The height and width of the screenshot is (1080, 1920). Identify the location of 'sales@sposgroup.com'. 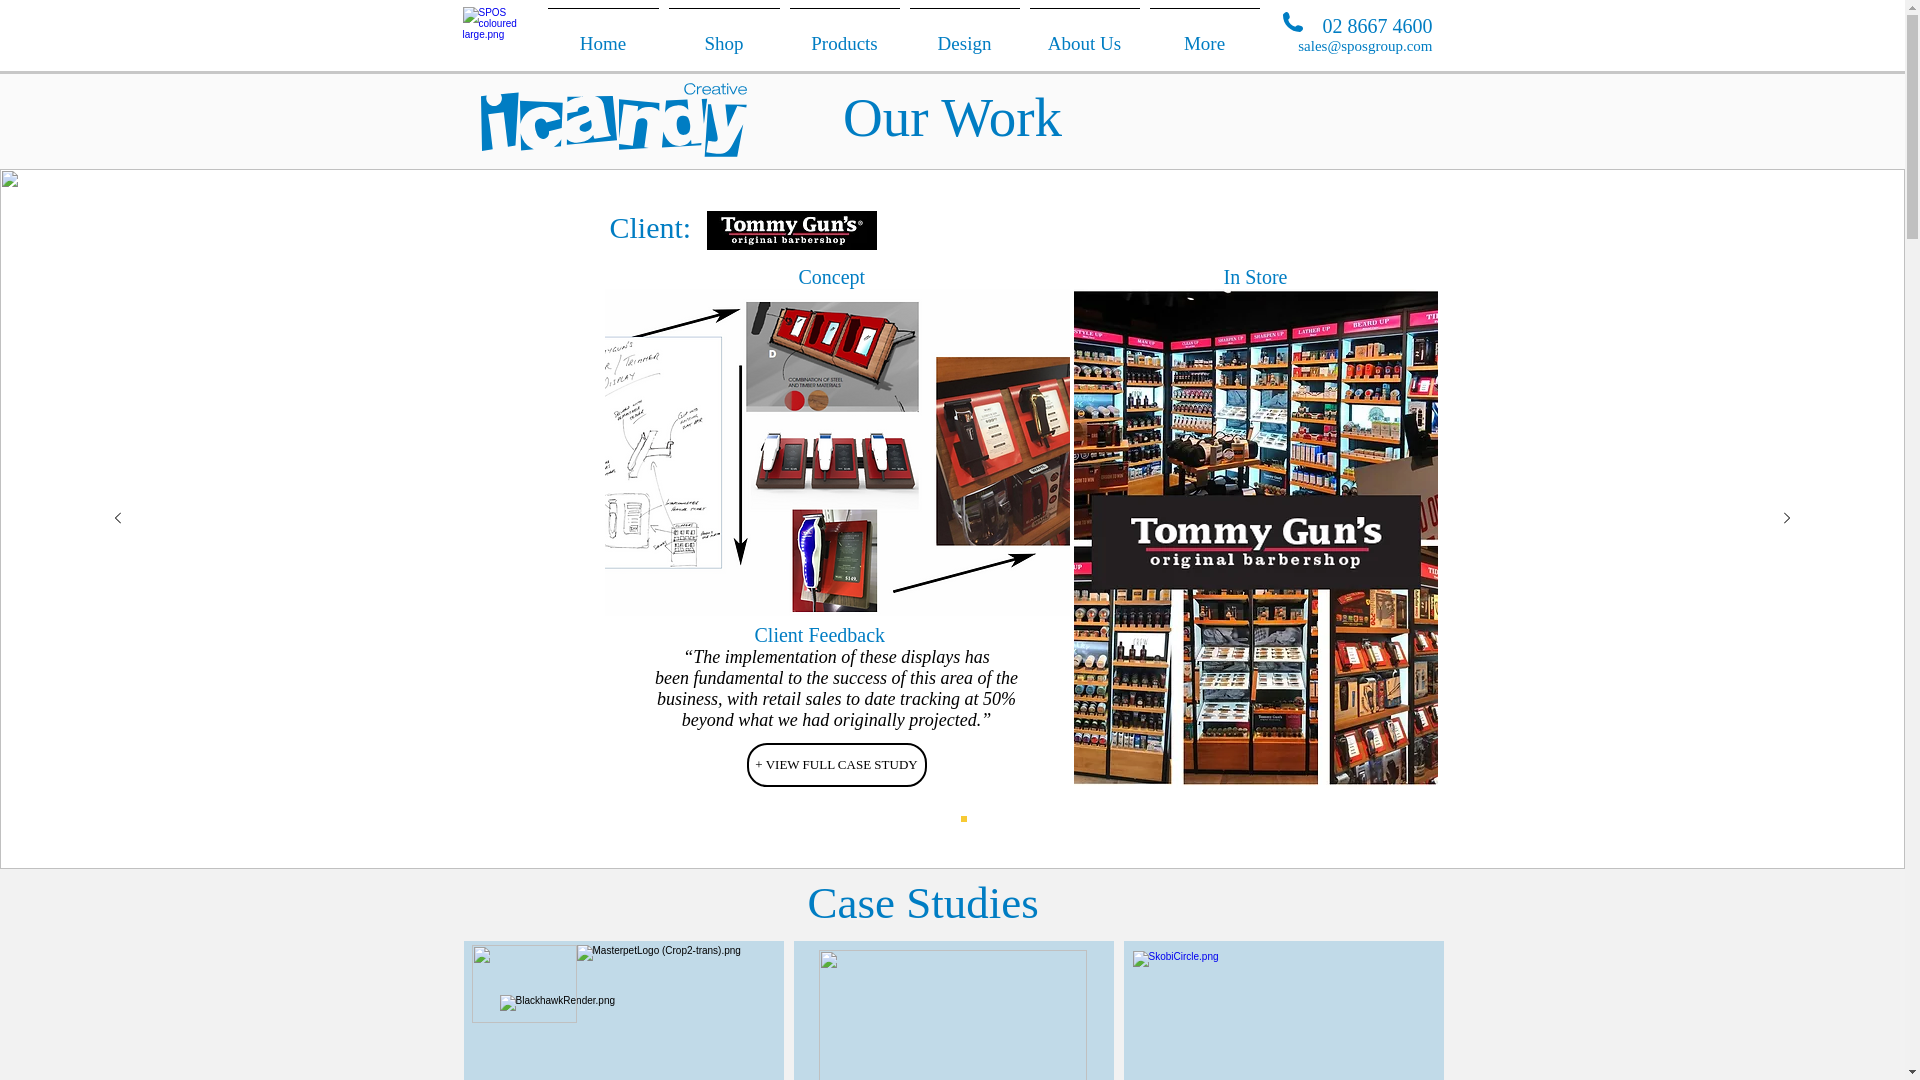
(1363, 45).